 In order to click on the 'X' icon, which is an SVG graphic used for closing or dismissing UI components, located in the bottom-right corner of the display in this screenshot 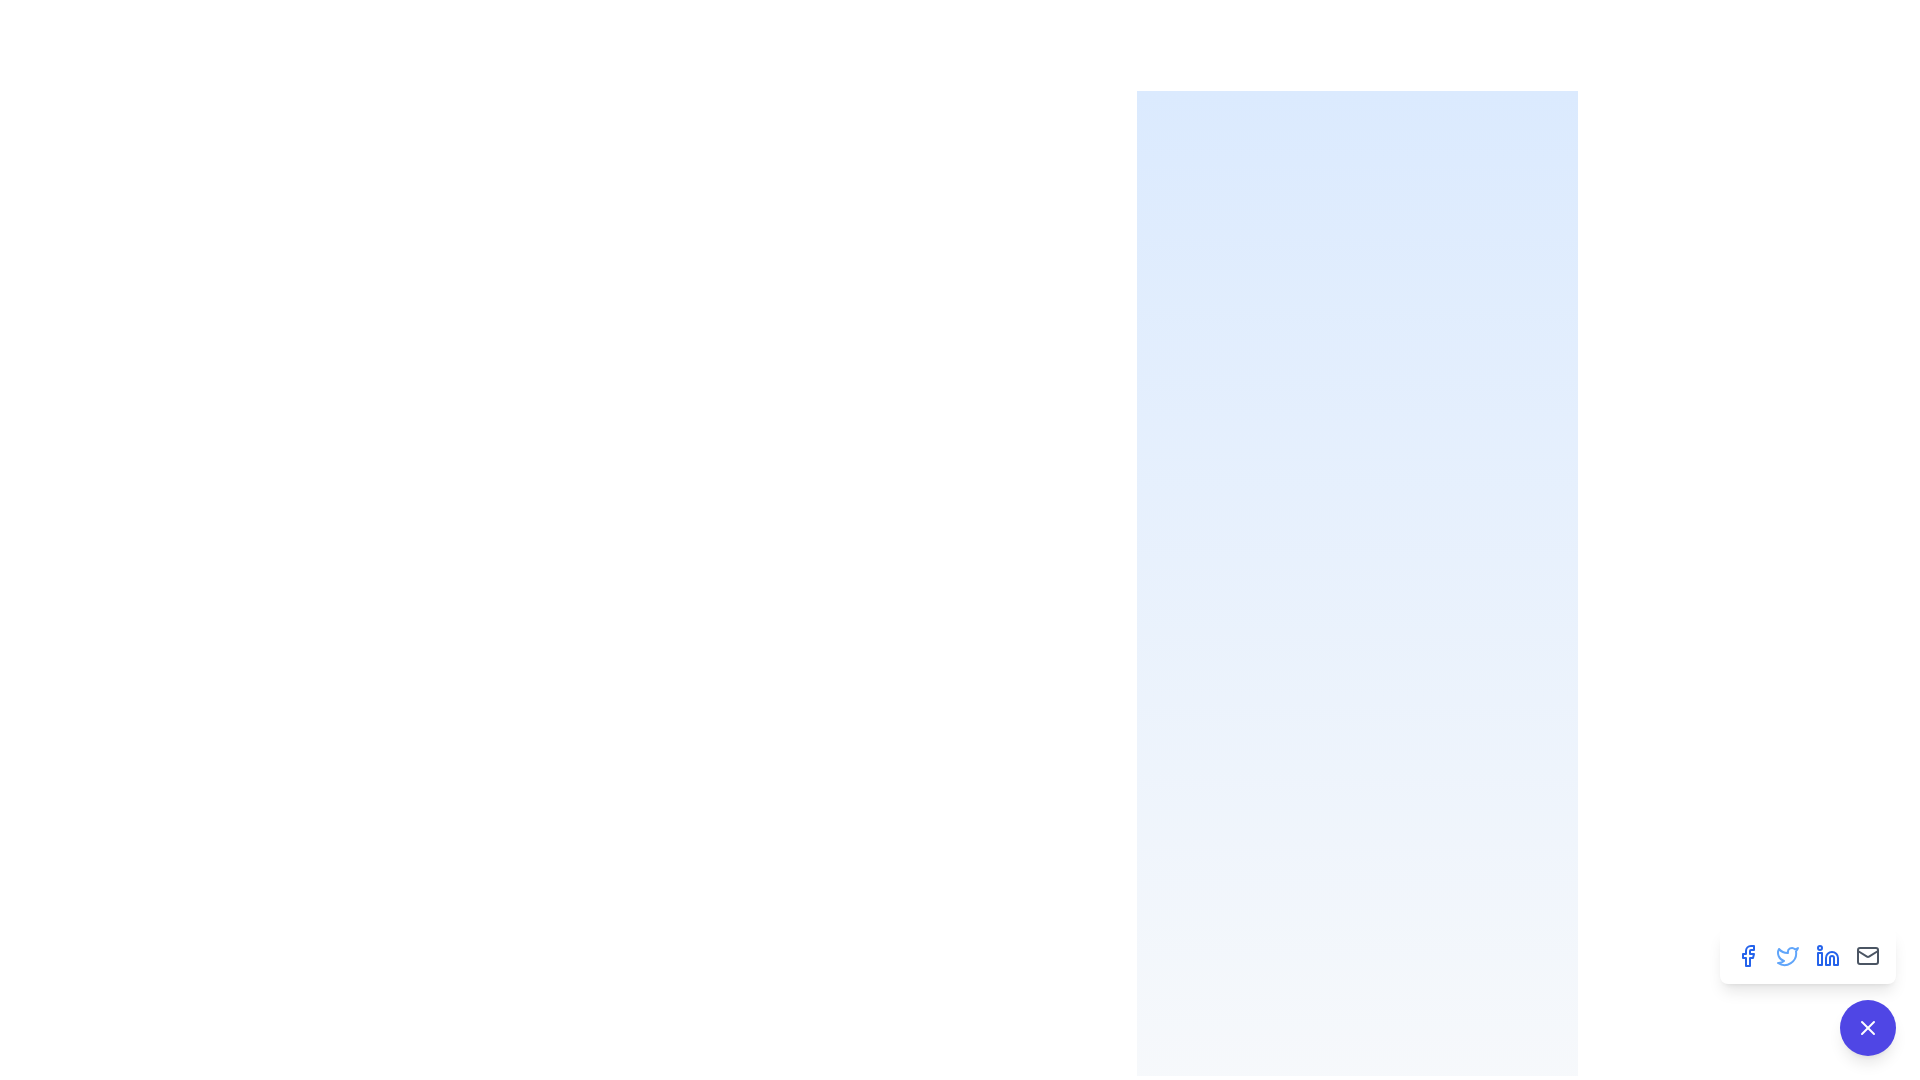, I will do `click(1866, 1028)`.